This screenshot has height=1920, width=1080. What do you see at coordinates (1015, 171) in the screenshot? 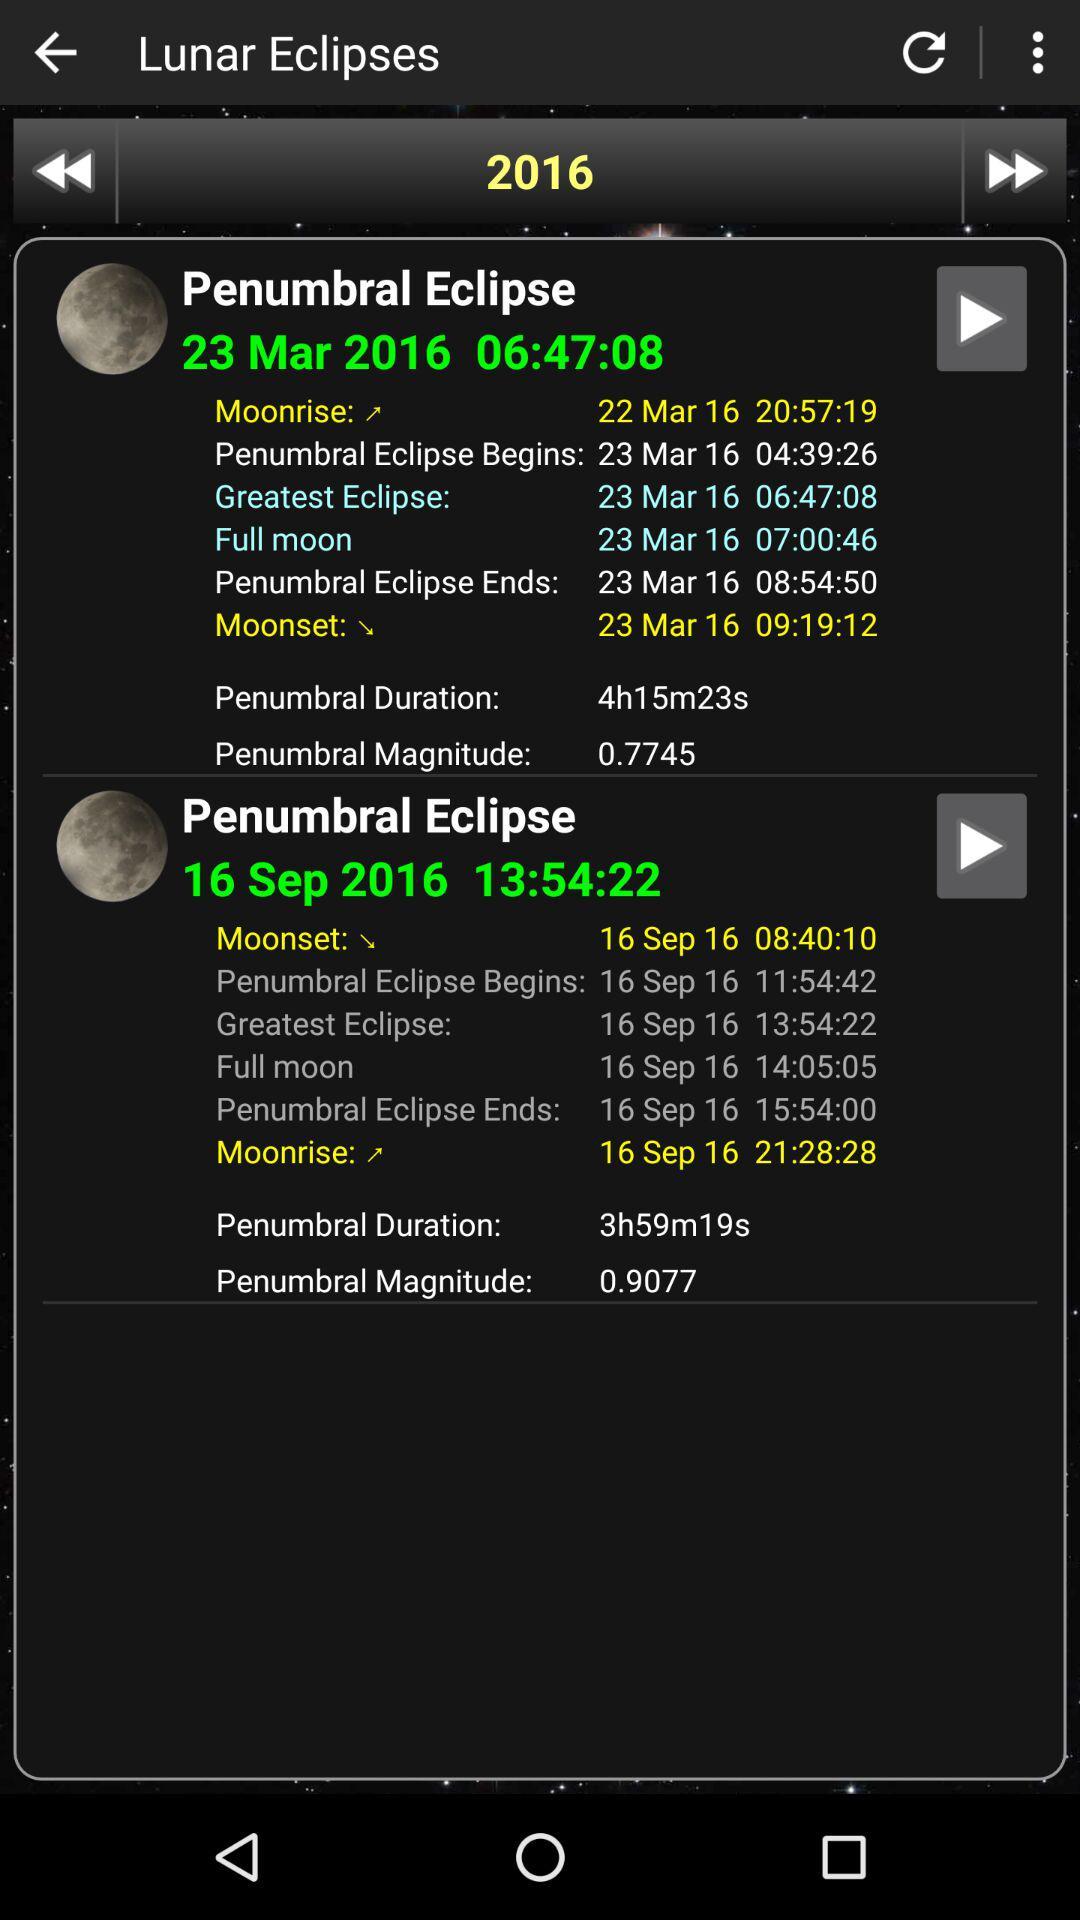
I see `the av_forward icon` at bounding box center [1015, 171].